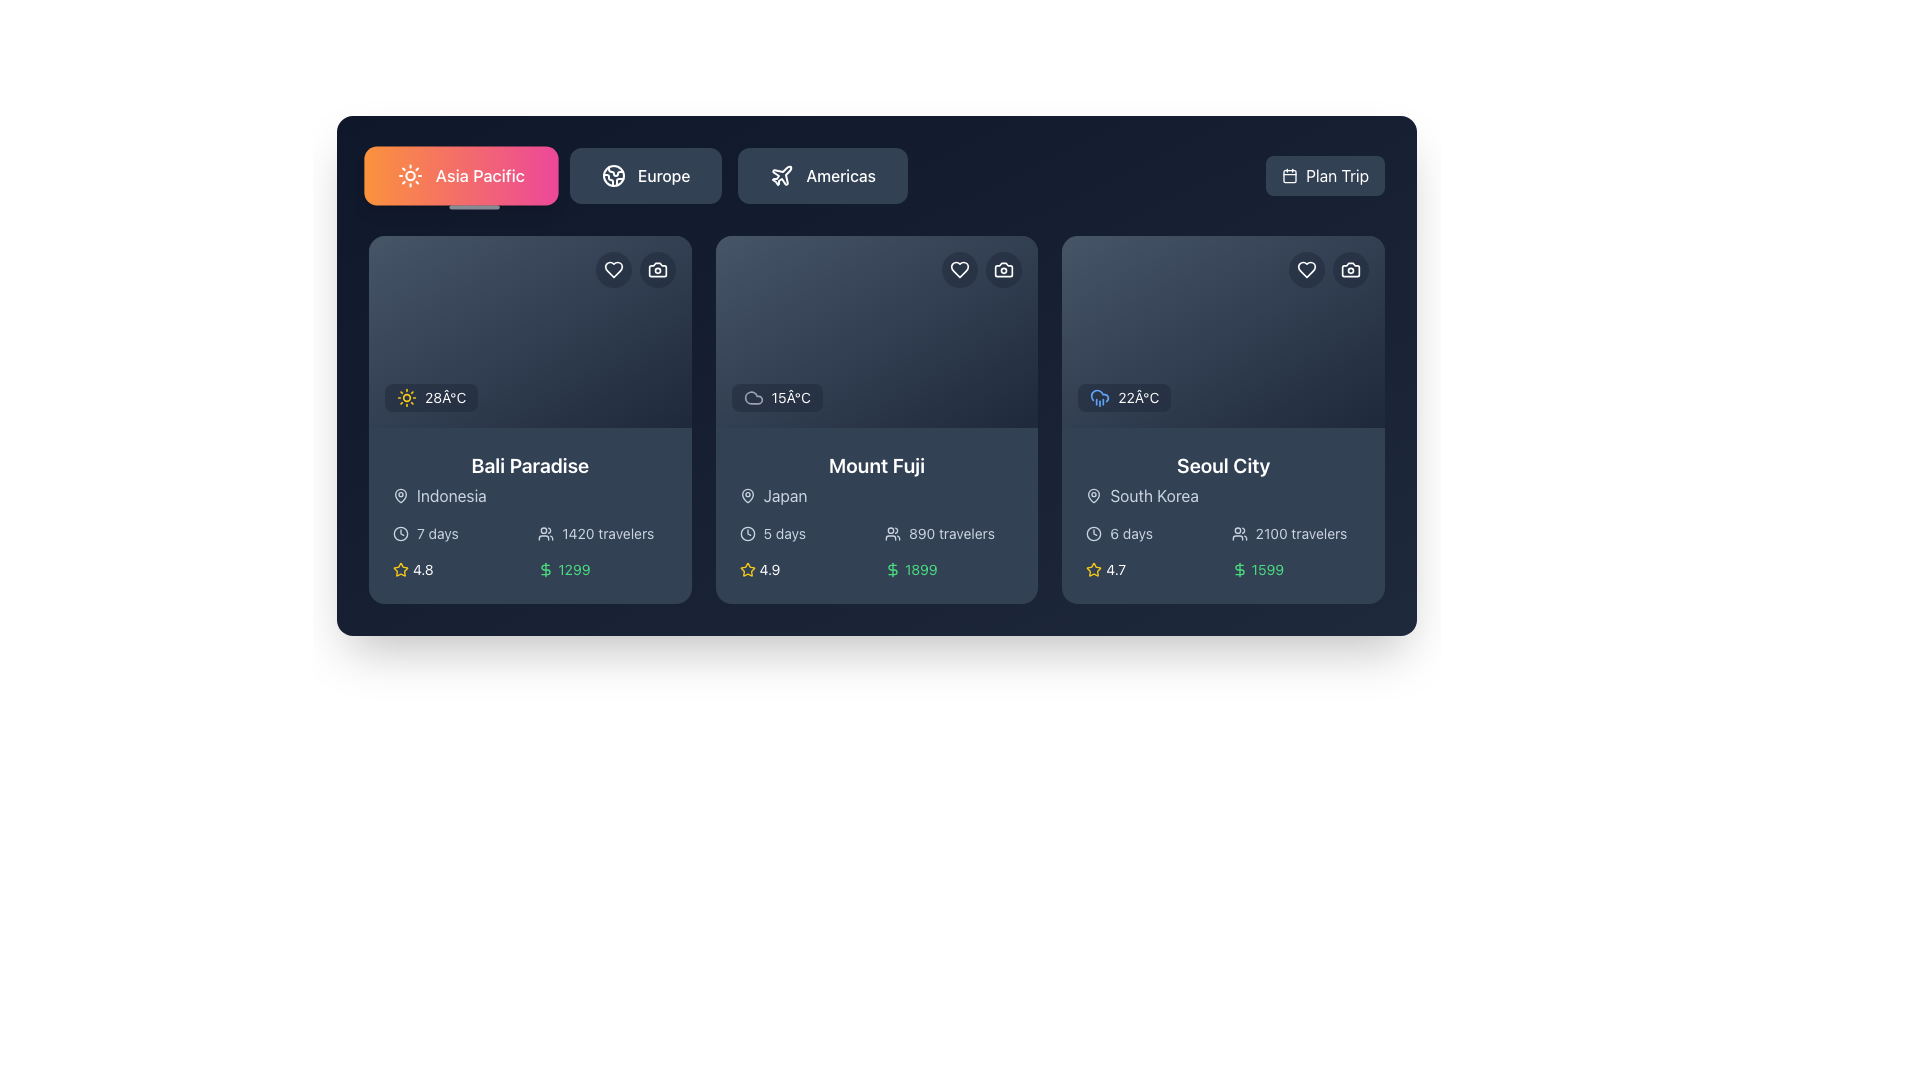  I want to click on the heart-shaped icon within the circular button at the top right corner of the 'Seoul City' card, so click(1306, 270).